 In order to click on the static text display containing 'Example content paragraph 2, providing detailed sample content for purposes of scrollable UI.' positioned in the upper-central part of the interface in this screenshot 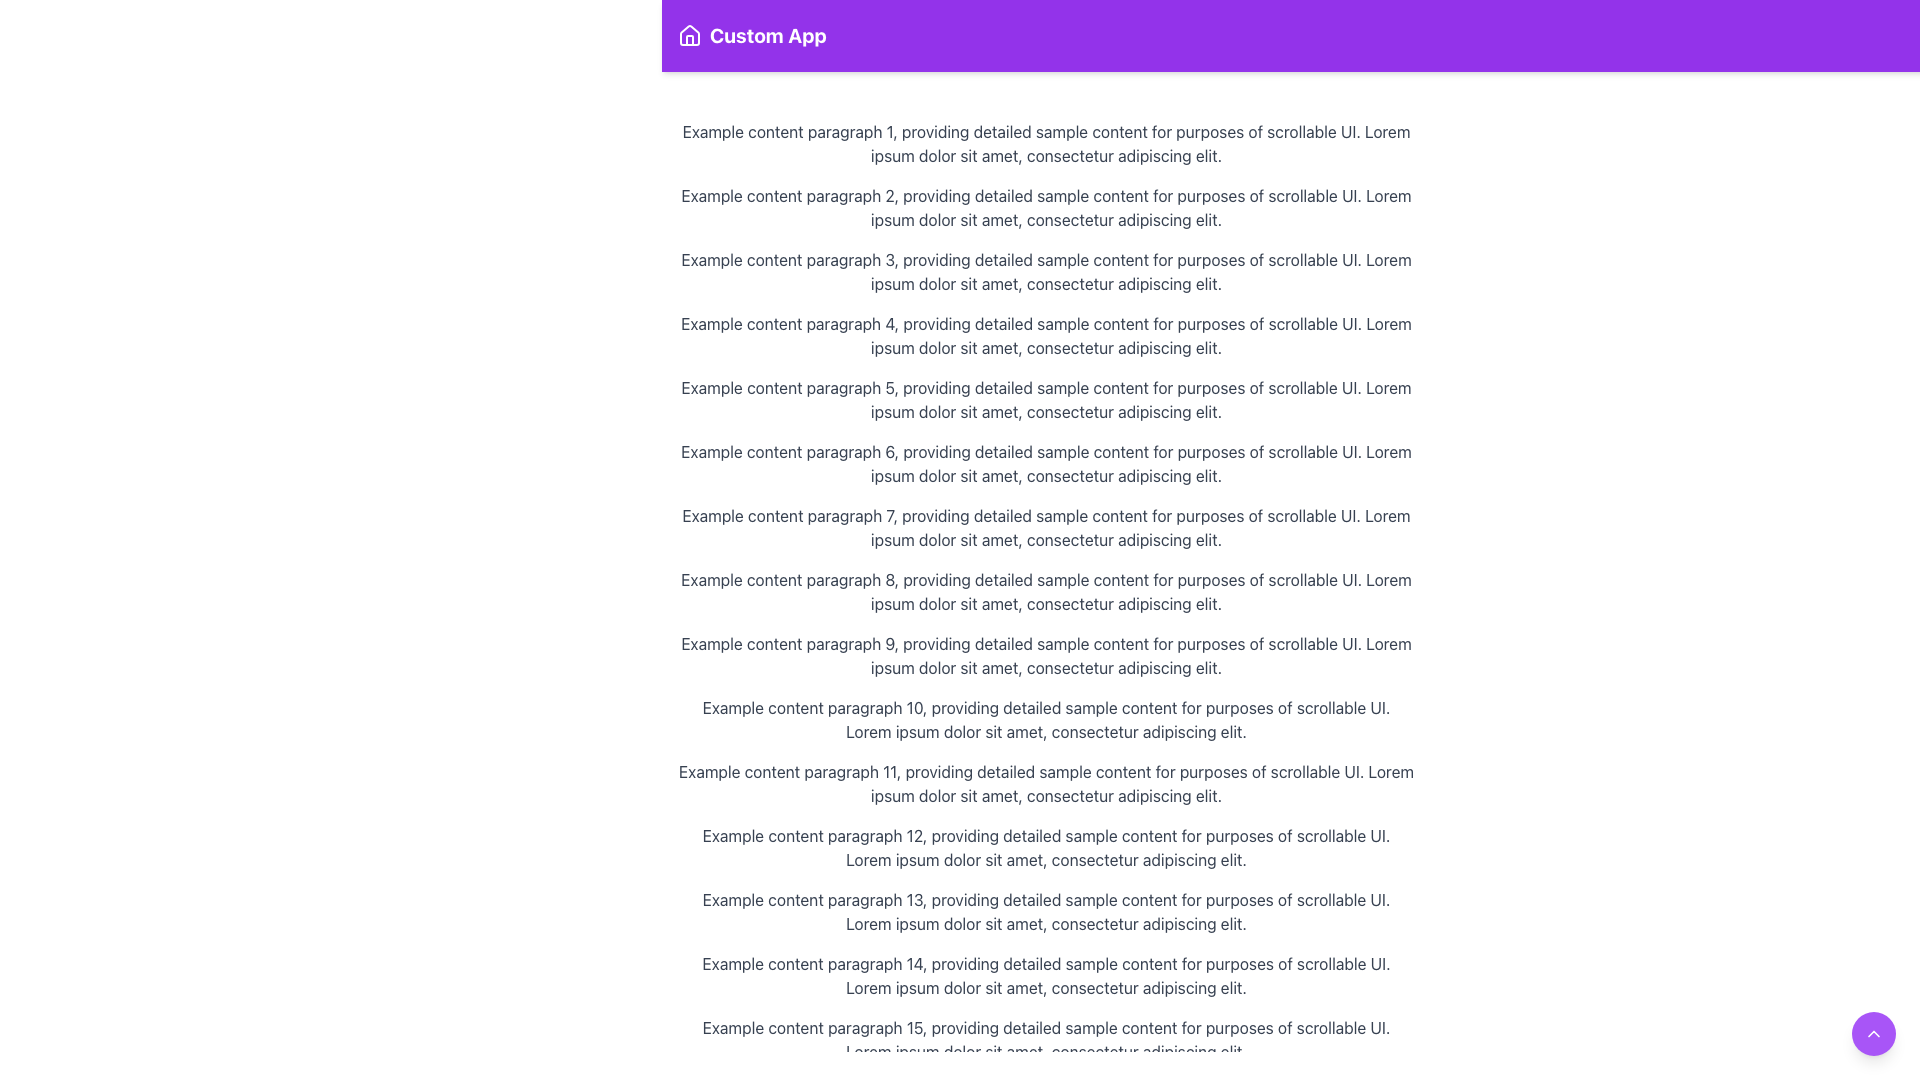, I will do `click(1045, 208)`.